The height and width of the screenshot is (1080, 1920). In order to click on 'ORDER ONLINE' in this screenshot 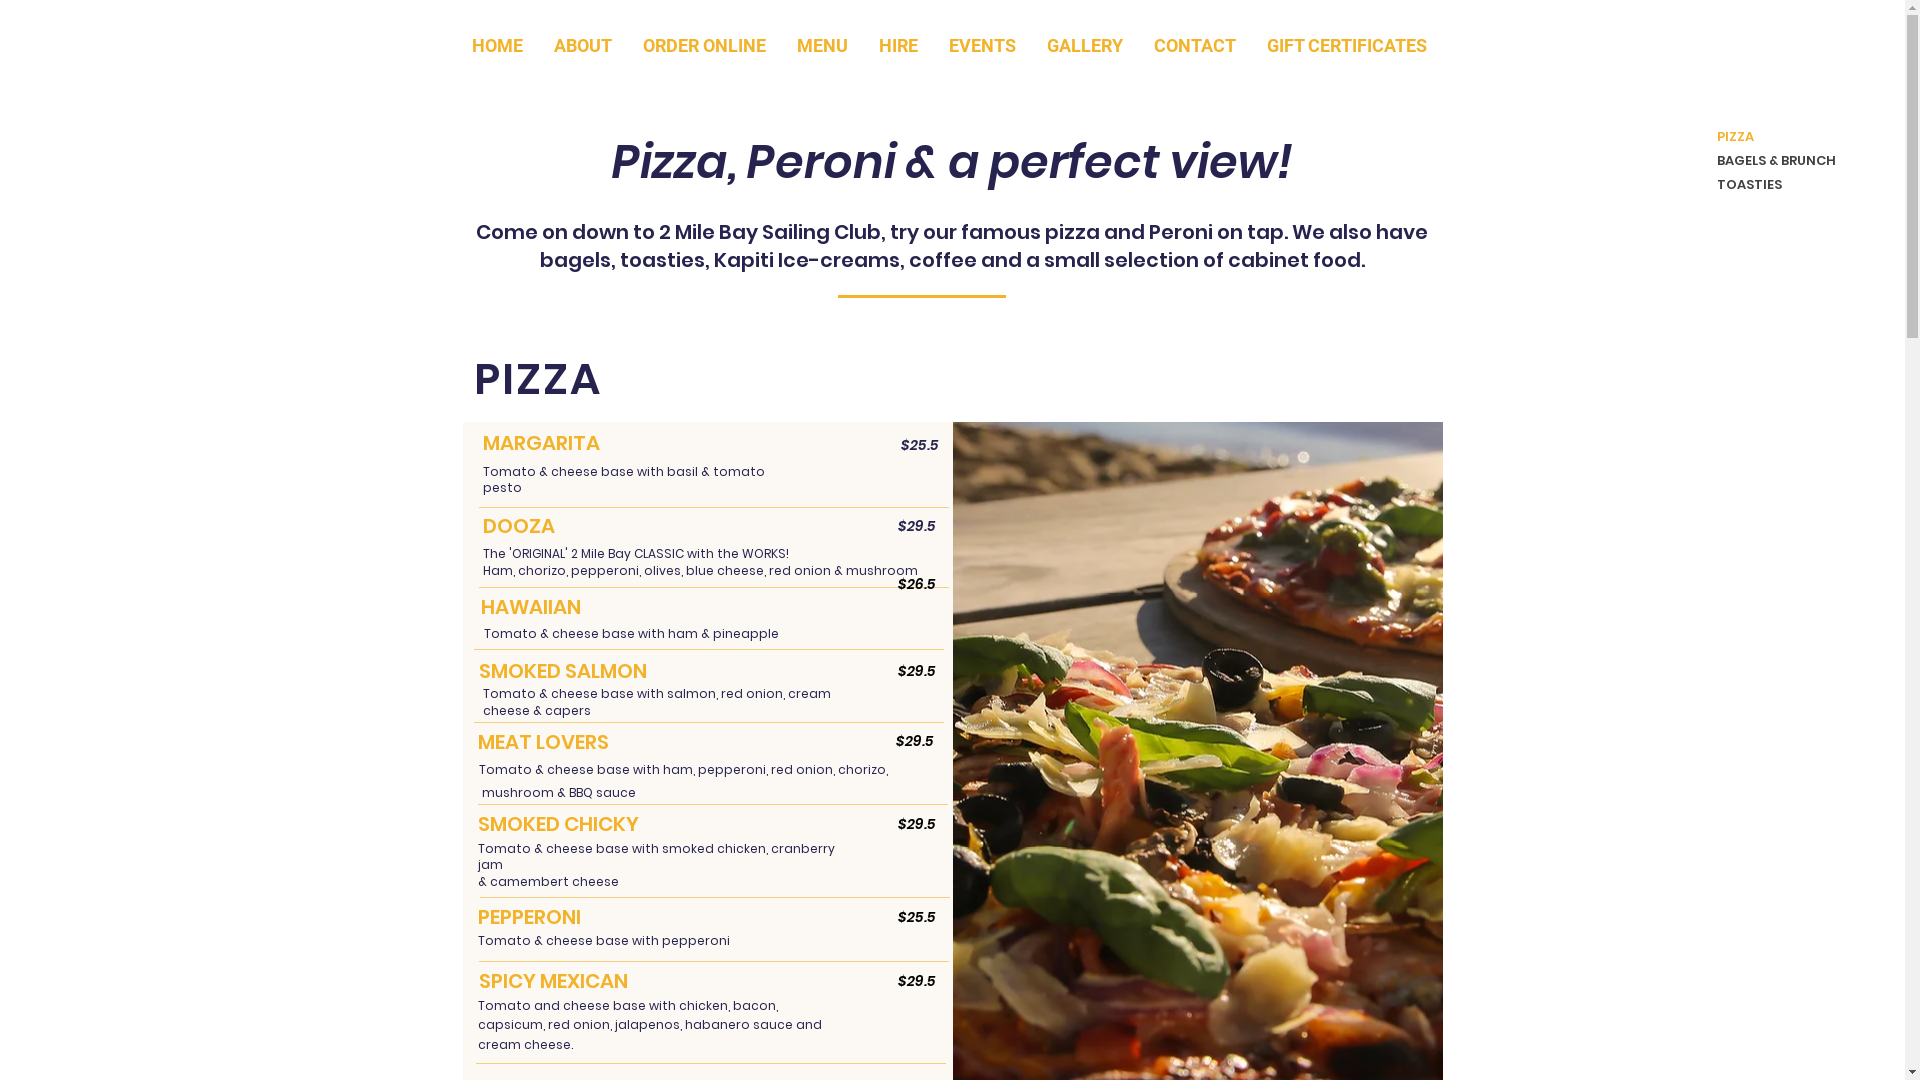, I will do `click(705, 45)`.